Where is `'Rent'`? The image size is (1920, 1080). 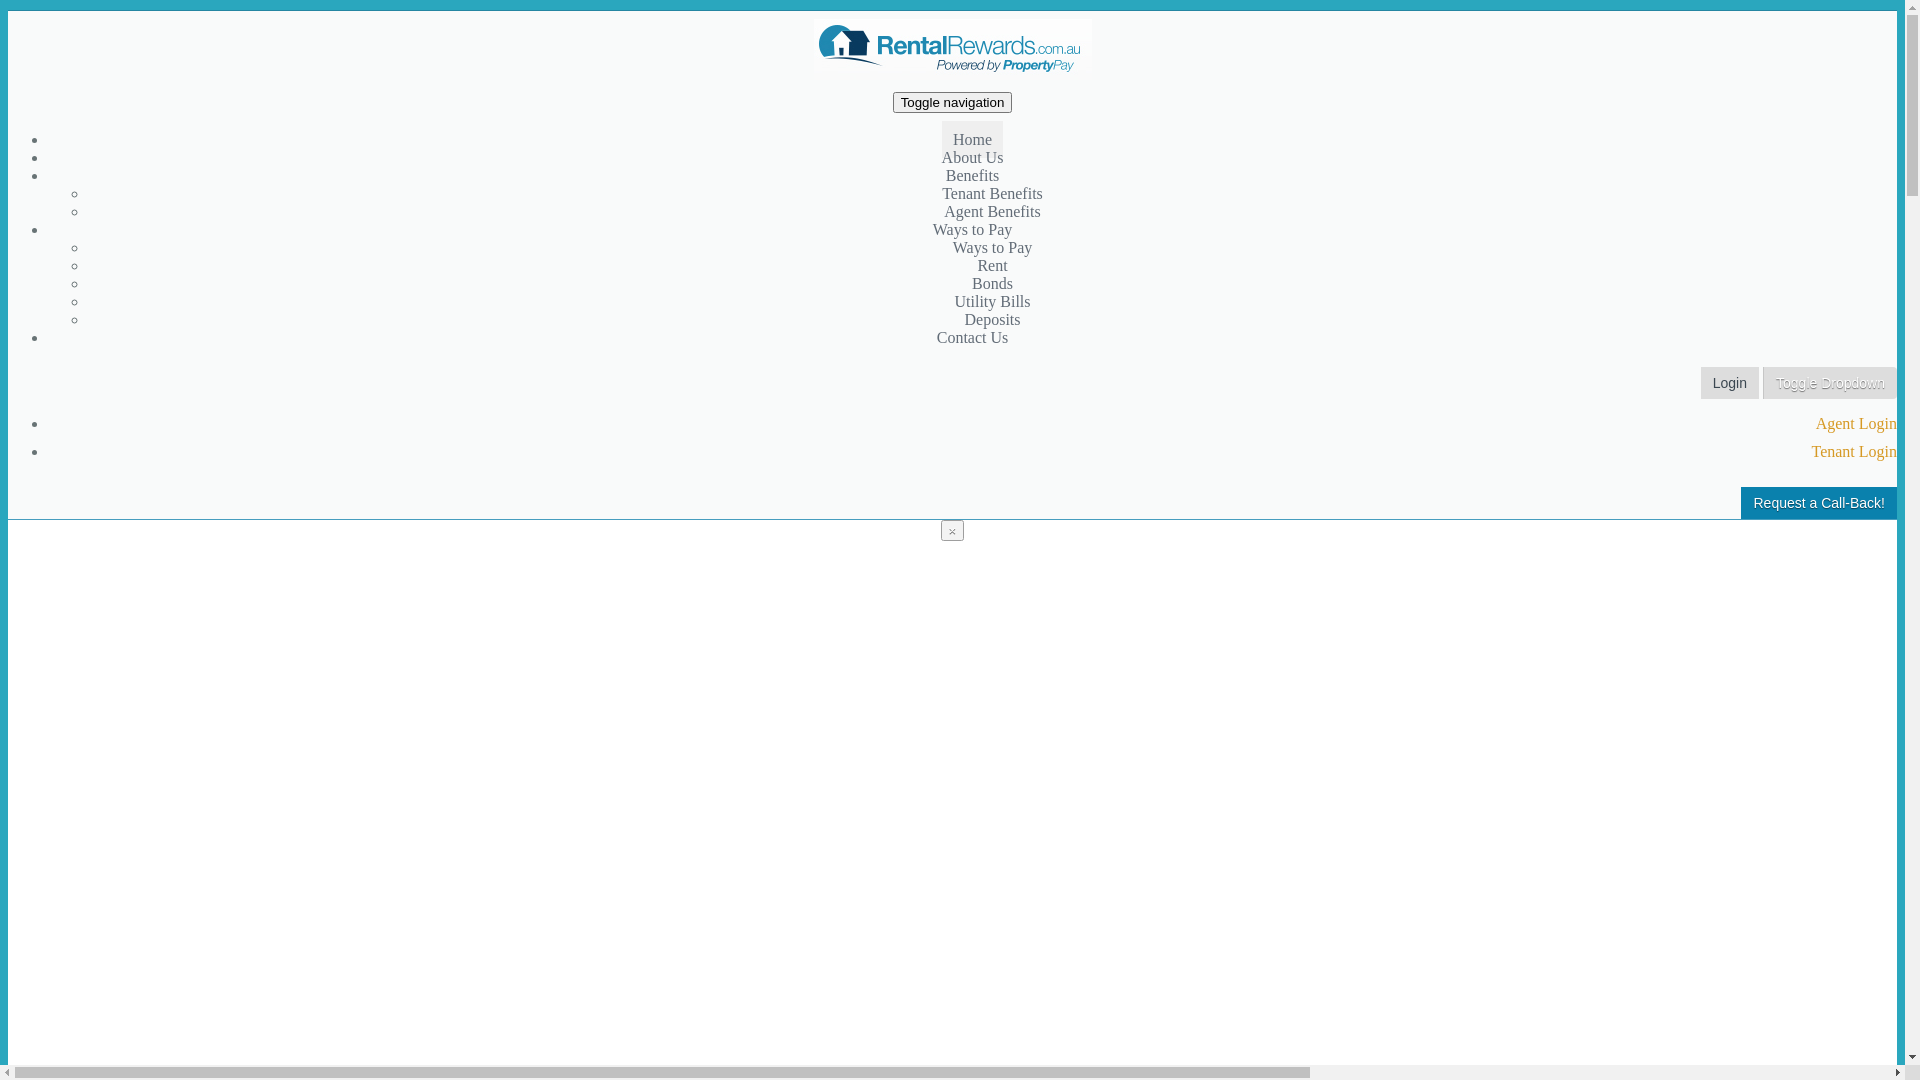 'Rent' is located at coordinates (977, 264).